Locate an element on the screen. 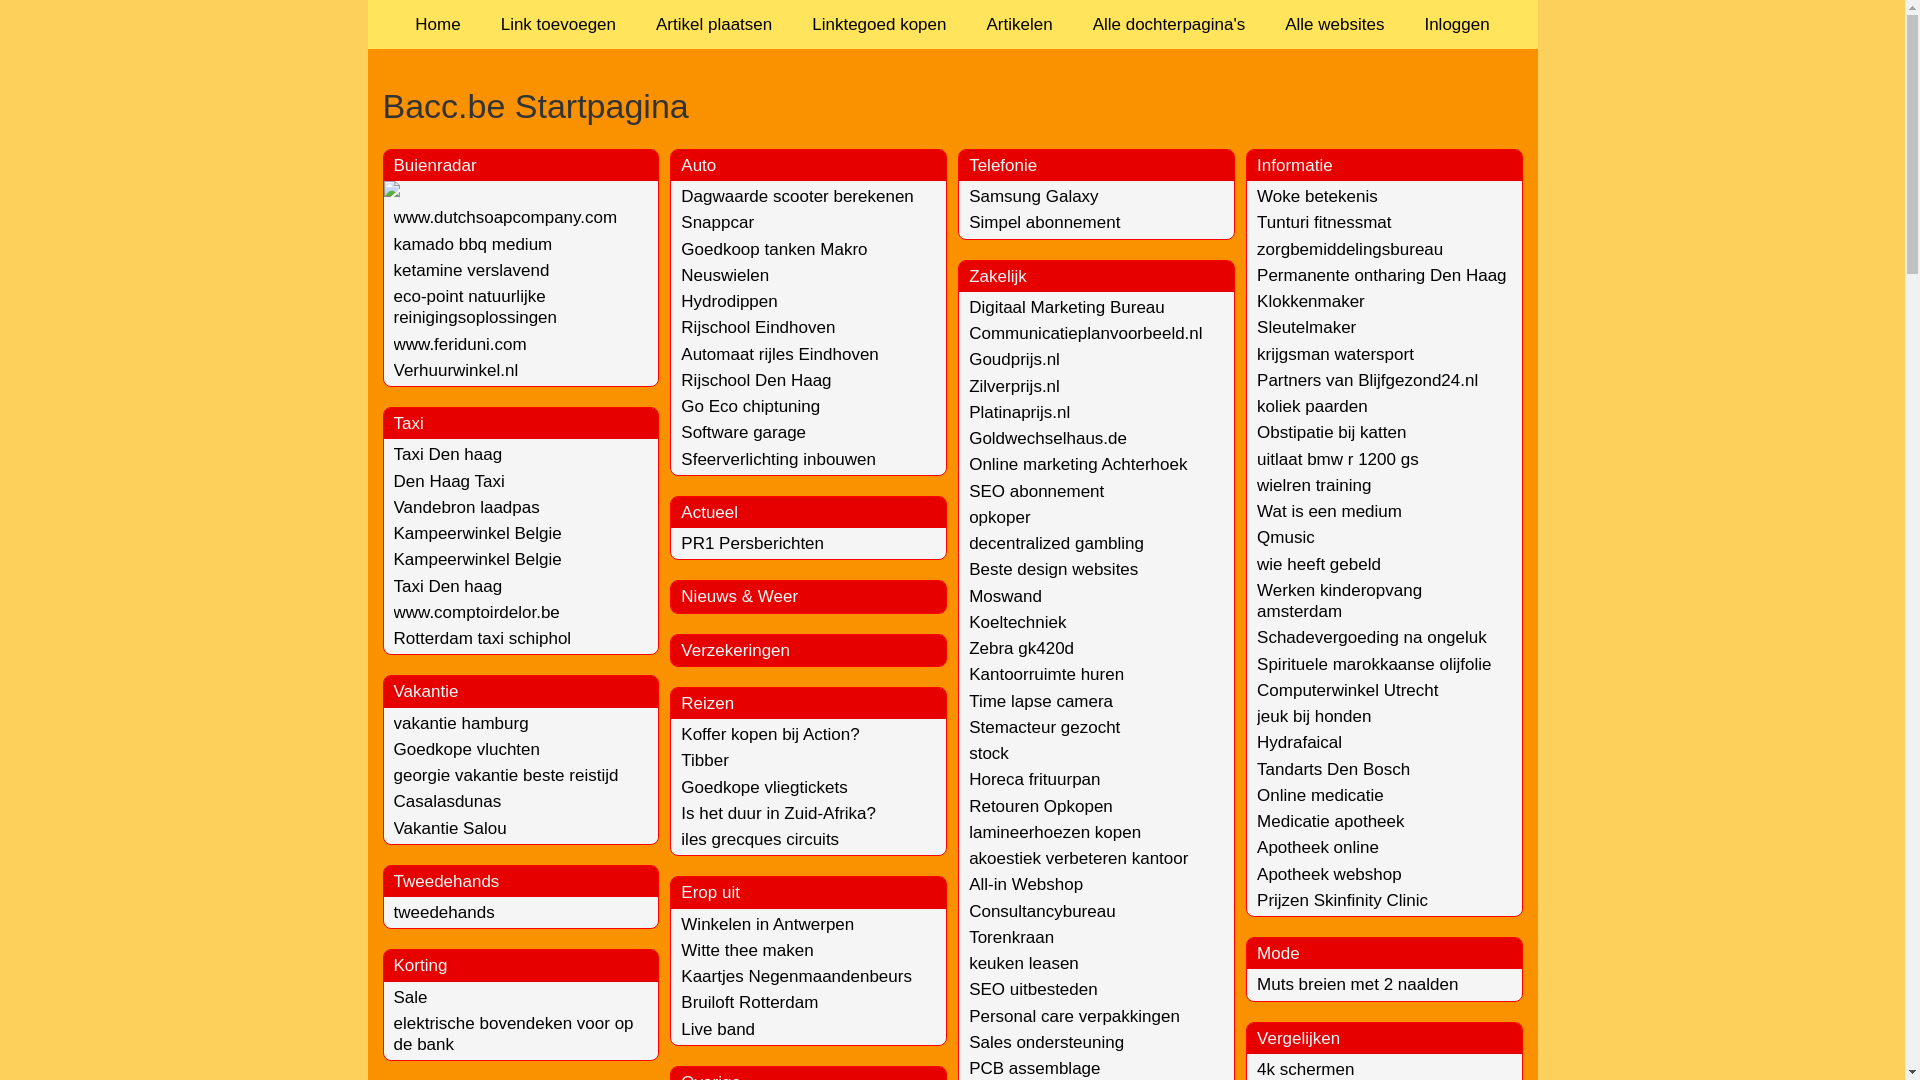  'georgie vakantie beste reistijd' is located at coordinates (506, 774).